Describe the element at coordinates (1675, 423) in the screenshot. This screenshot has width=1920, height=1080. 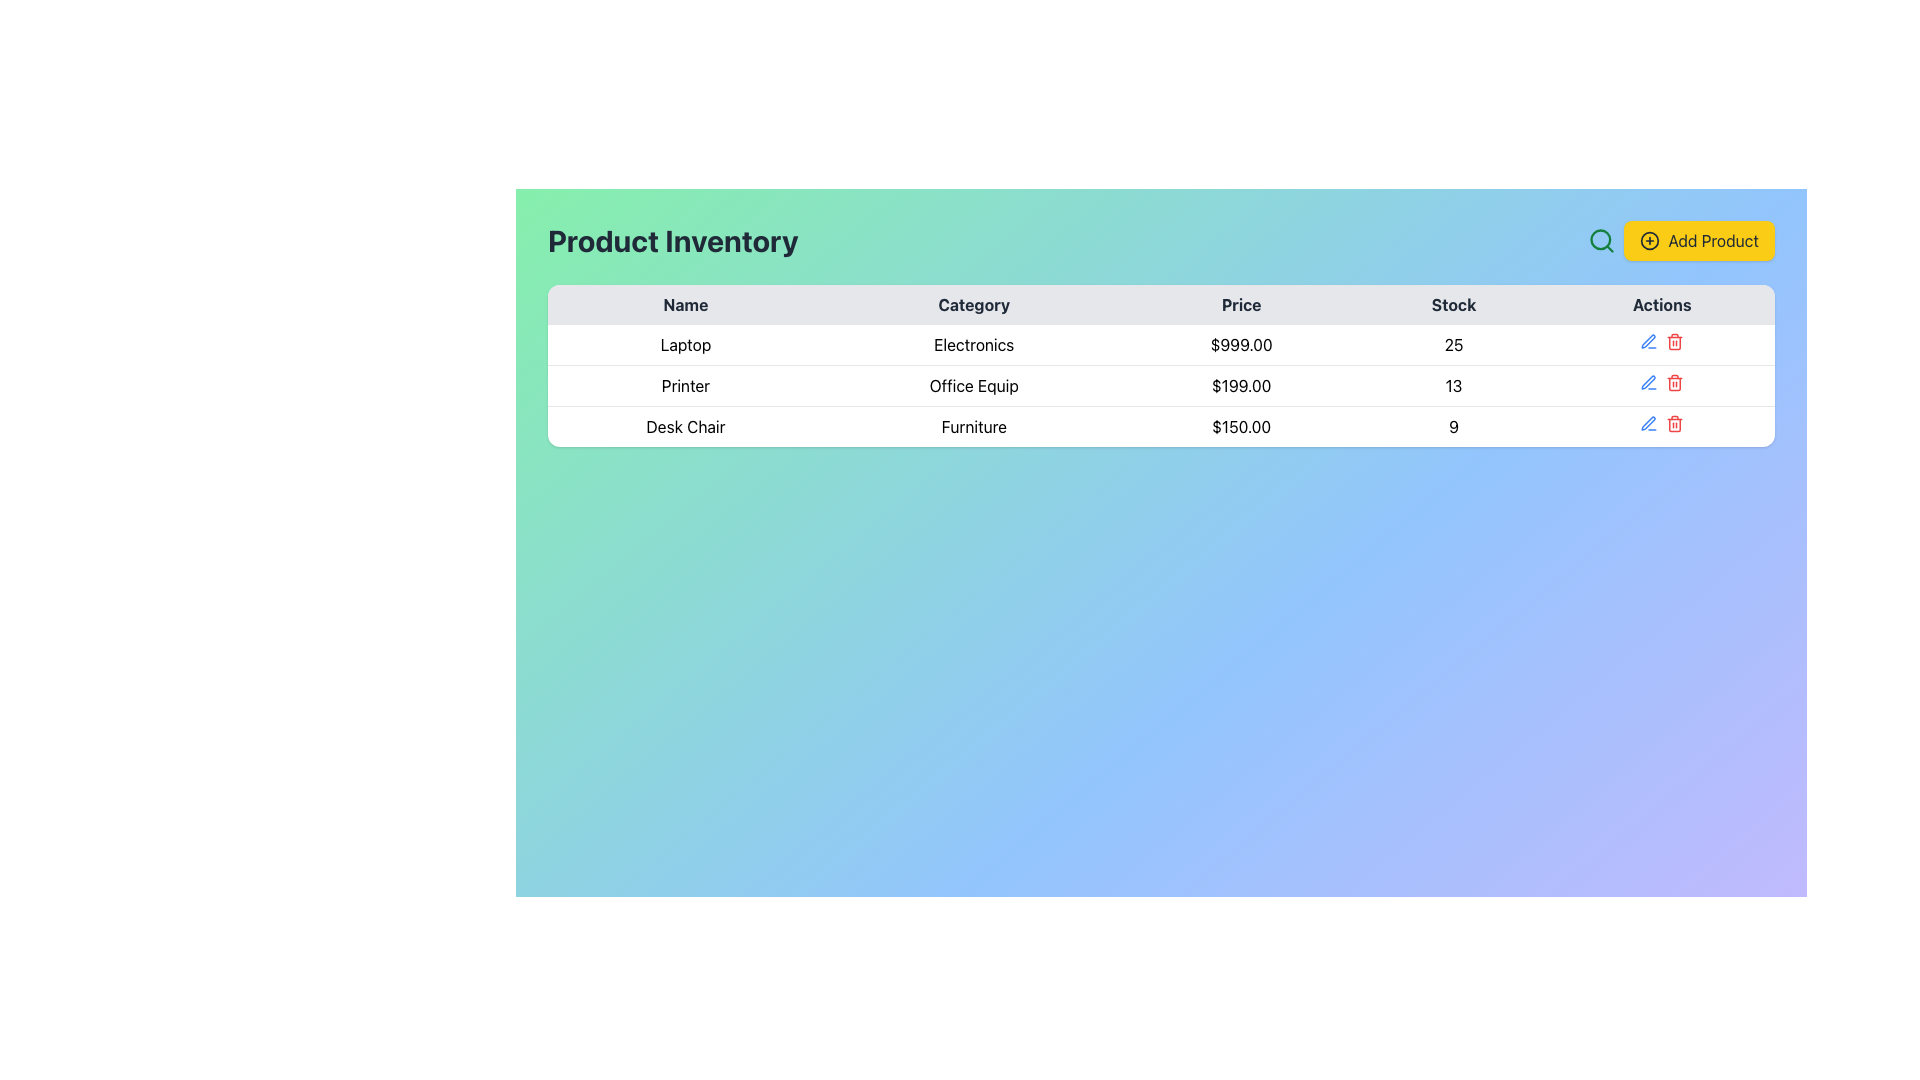
I see `the trash bin icon with red color in the 'Actions' column of the last row labeled 'Desk Chair' in the product table` at that location.